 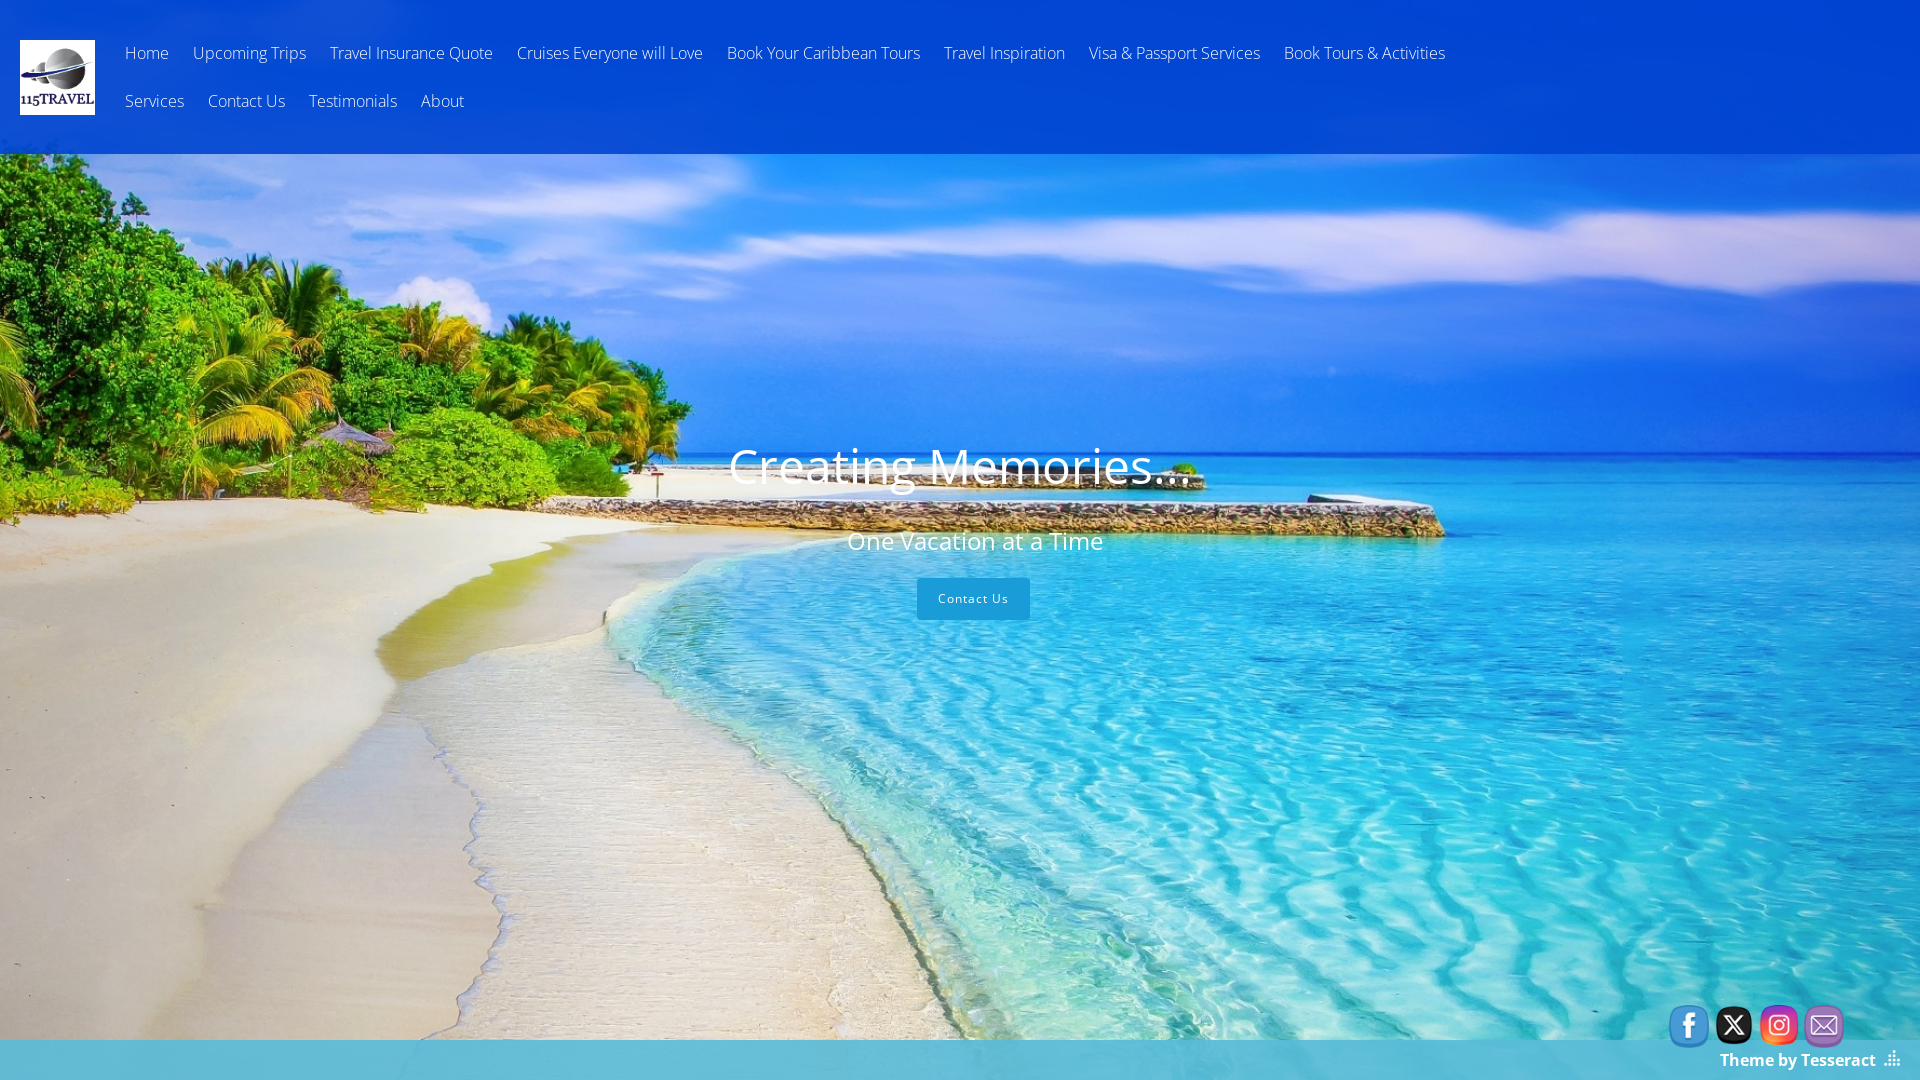 I want to click on 'Contact Us', so click(x=245, y=100).